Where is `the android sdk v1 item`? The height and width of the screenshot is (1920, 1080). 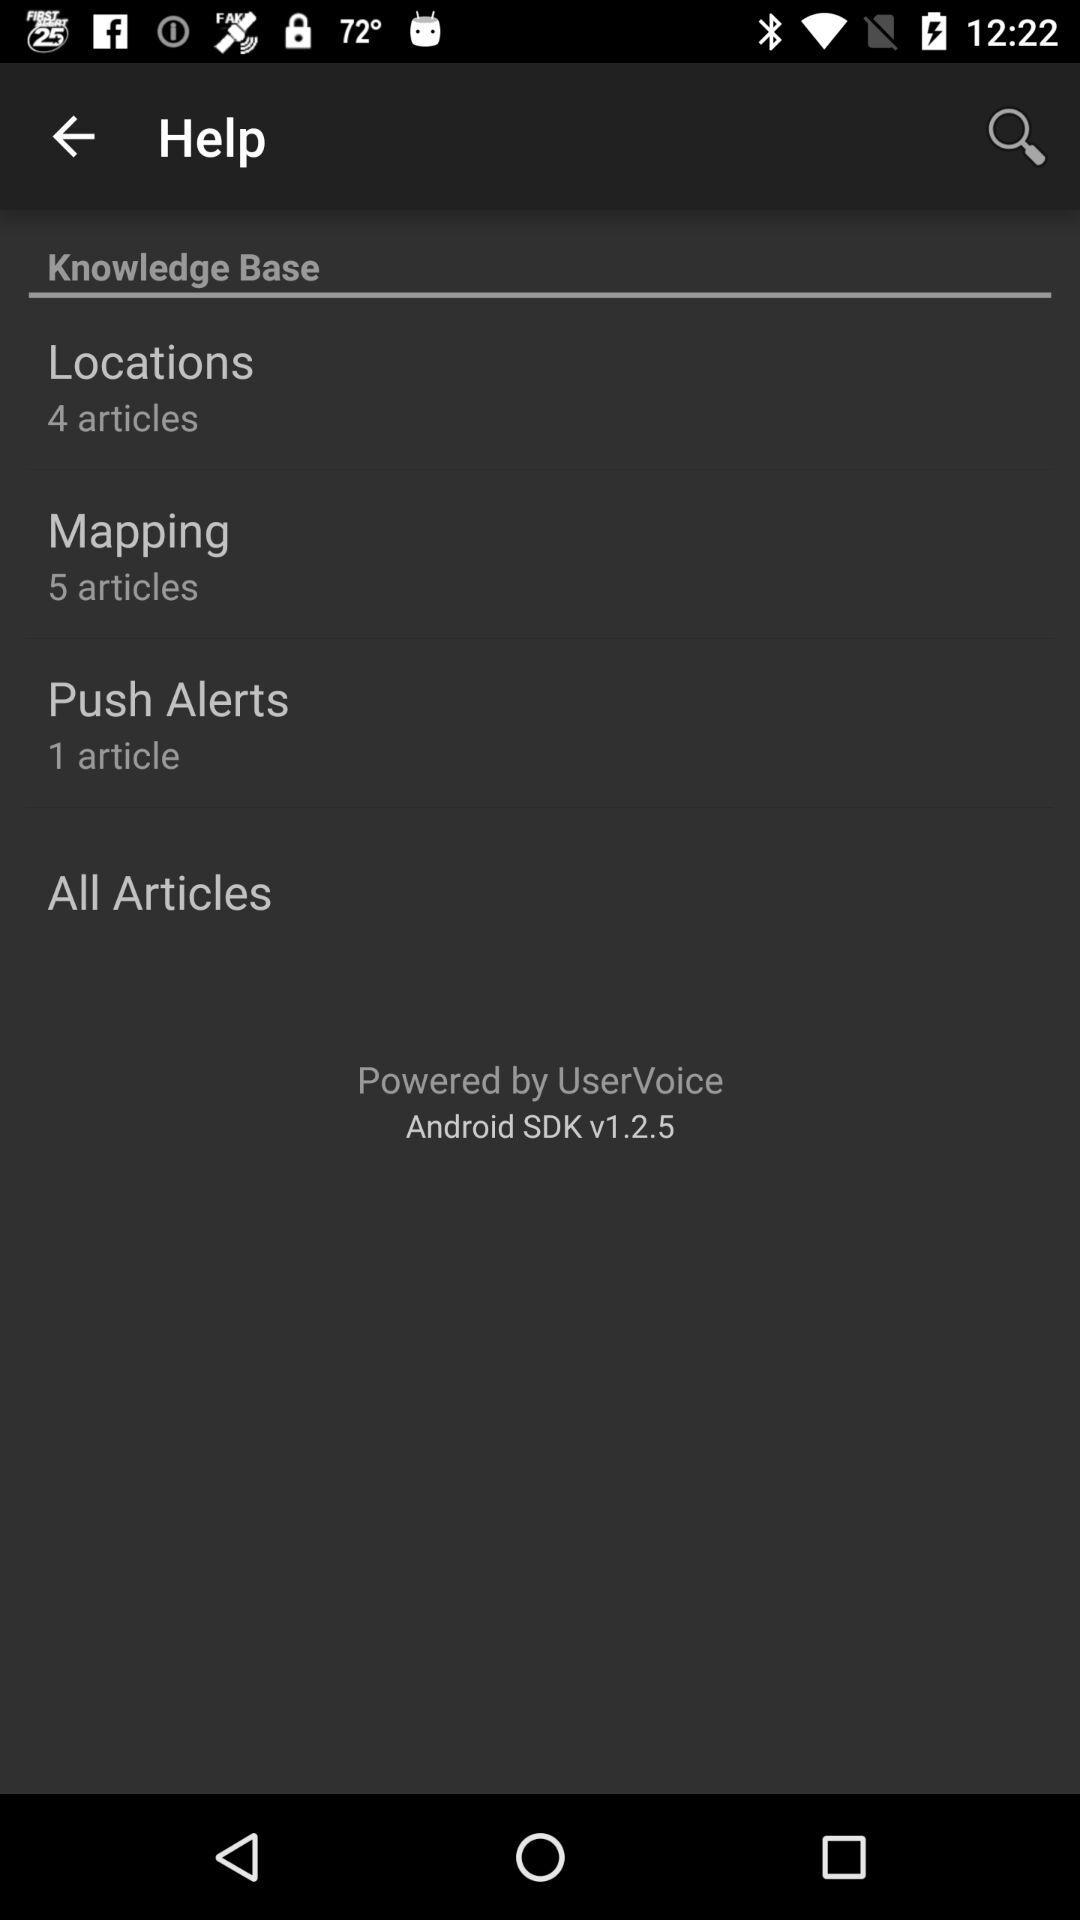 the android sdk v1 item is located at coordinates (540, 1125).